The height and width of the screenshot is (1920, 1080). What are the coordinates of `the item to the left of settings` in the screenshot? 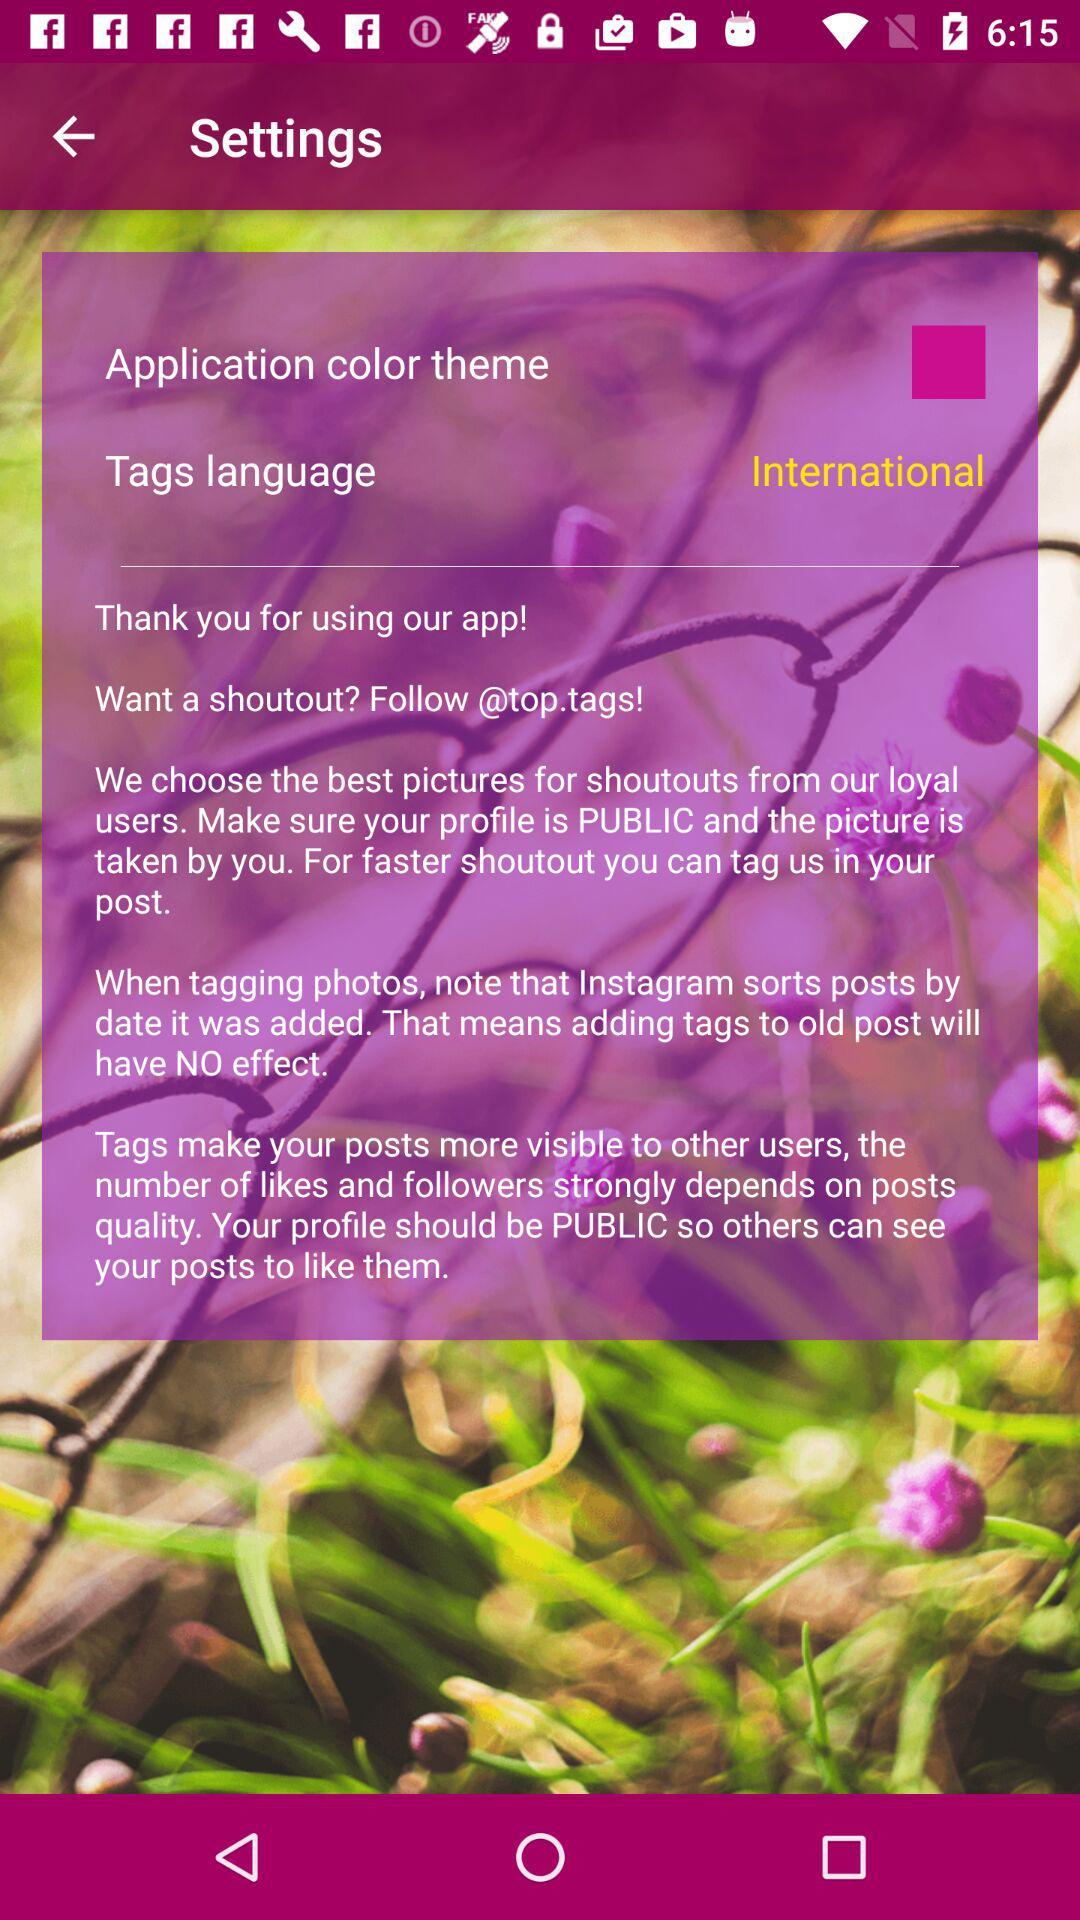 It's located at (72, 135).